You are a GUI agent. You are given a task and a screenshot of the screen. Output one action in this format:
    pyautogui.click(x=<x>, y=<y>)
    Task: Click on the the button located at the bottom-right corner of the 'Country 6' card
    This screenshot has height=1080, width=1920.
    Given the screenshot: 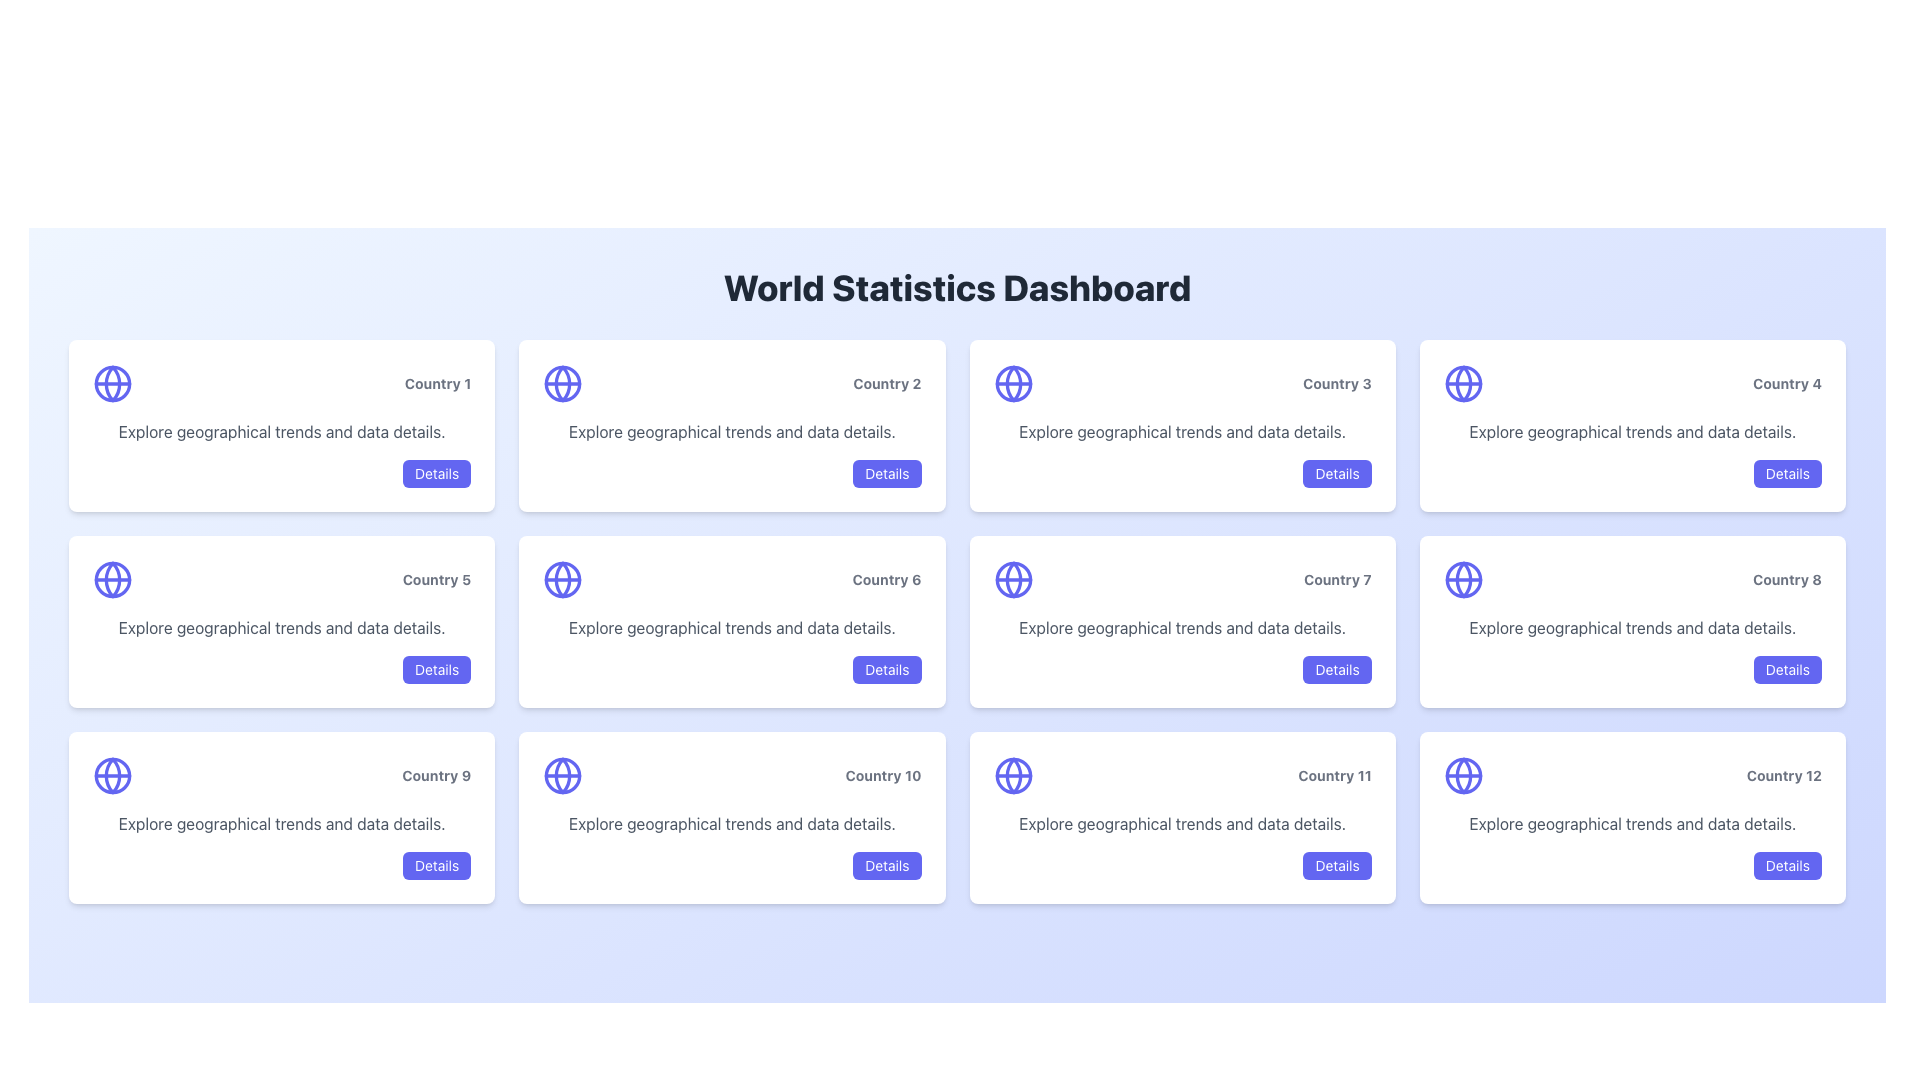 What is the action you would take?
    pyautogui.click(x=886, y=670)
    